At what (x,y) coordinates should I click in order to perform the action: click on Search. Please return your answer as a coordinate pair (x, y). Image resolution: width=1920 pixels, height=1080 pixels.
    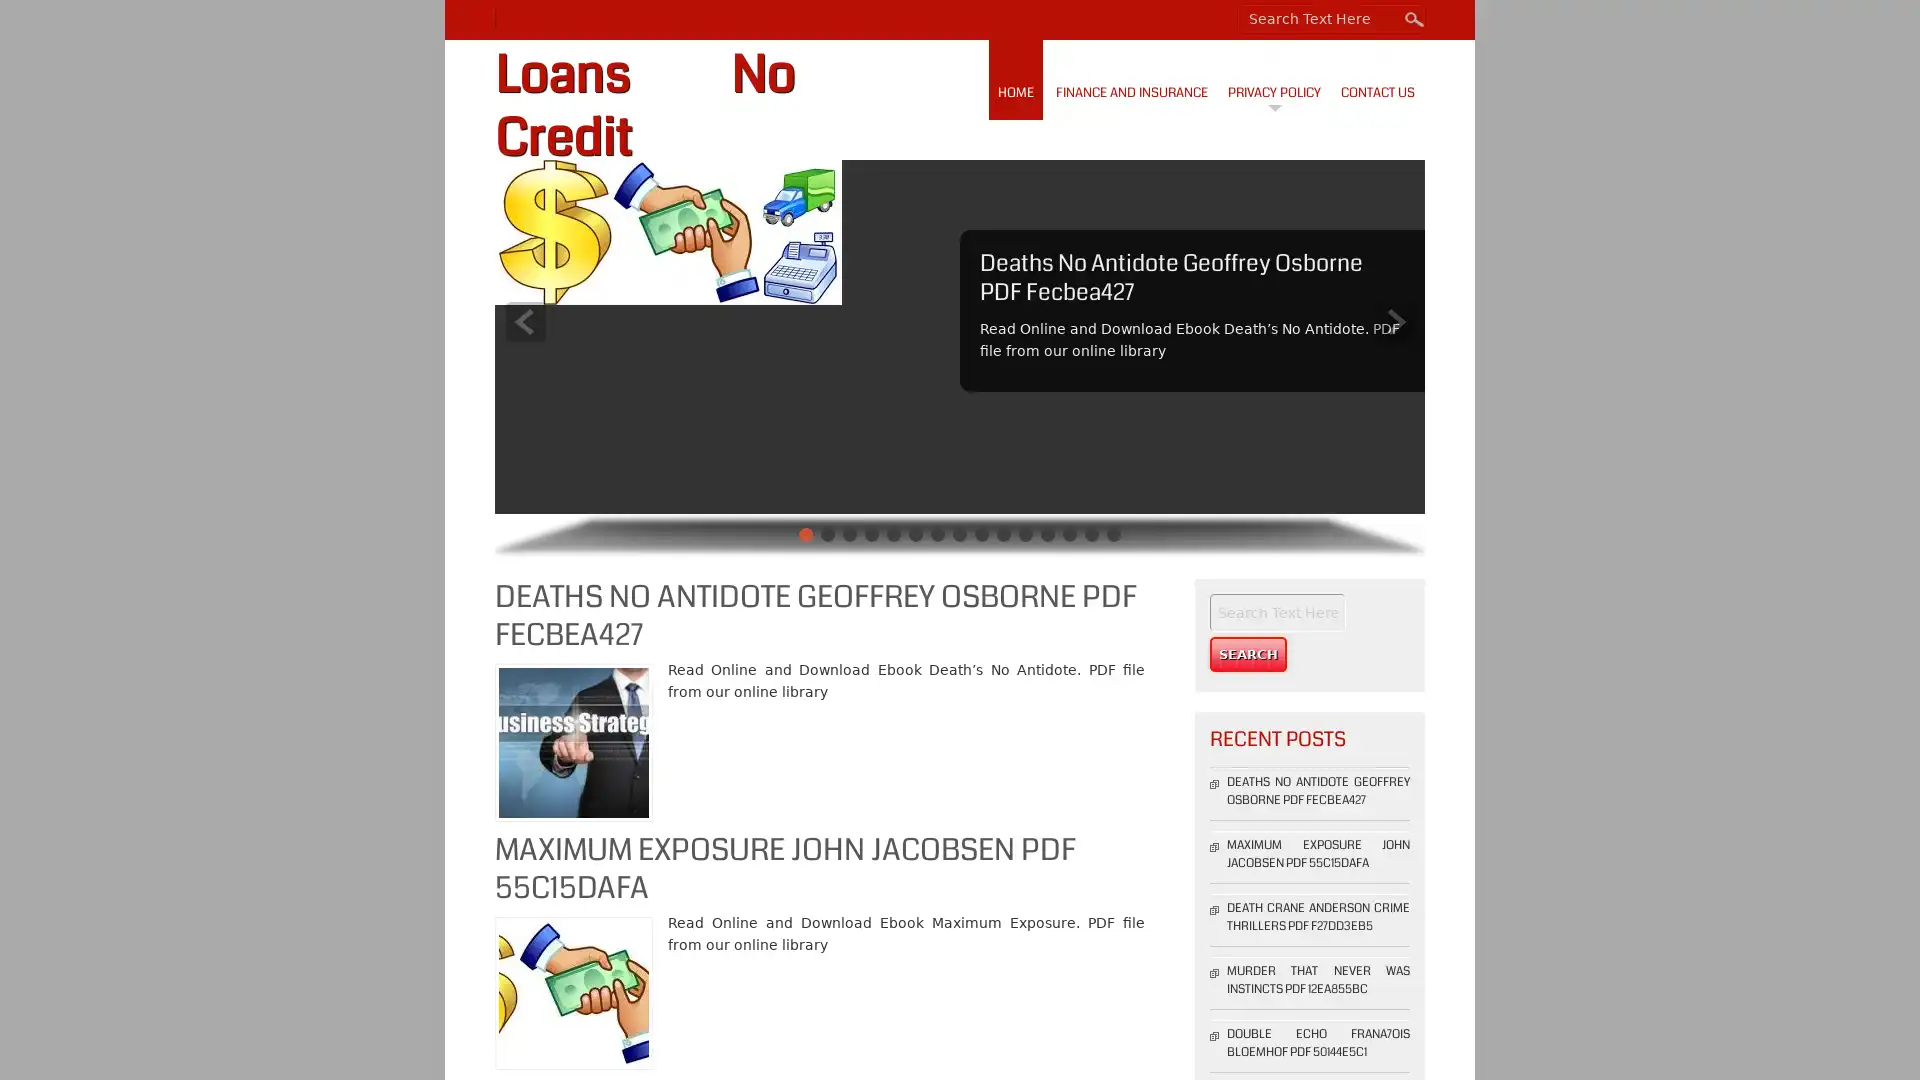
    Looking at the image, I should click on (1247, 654).